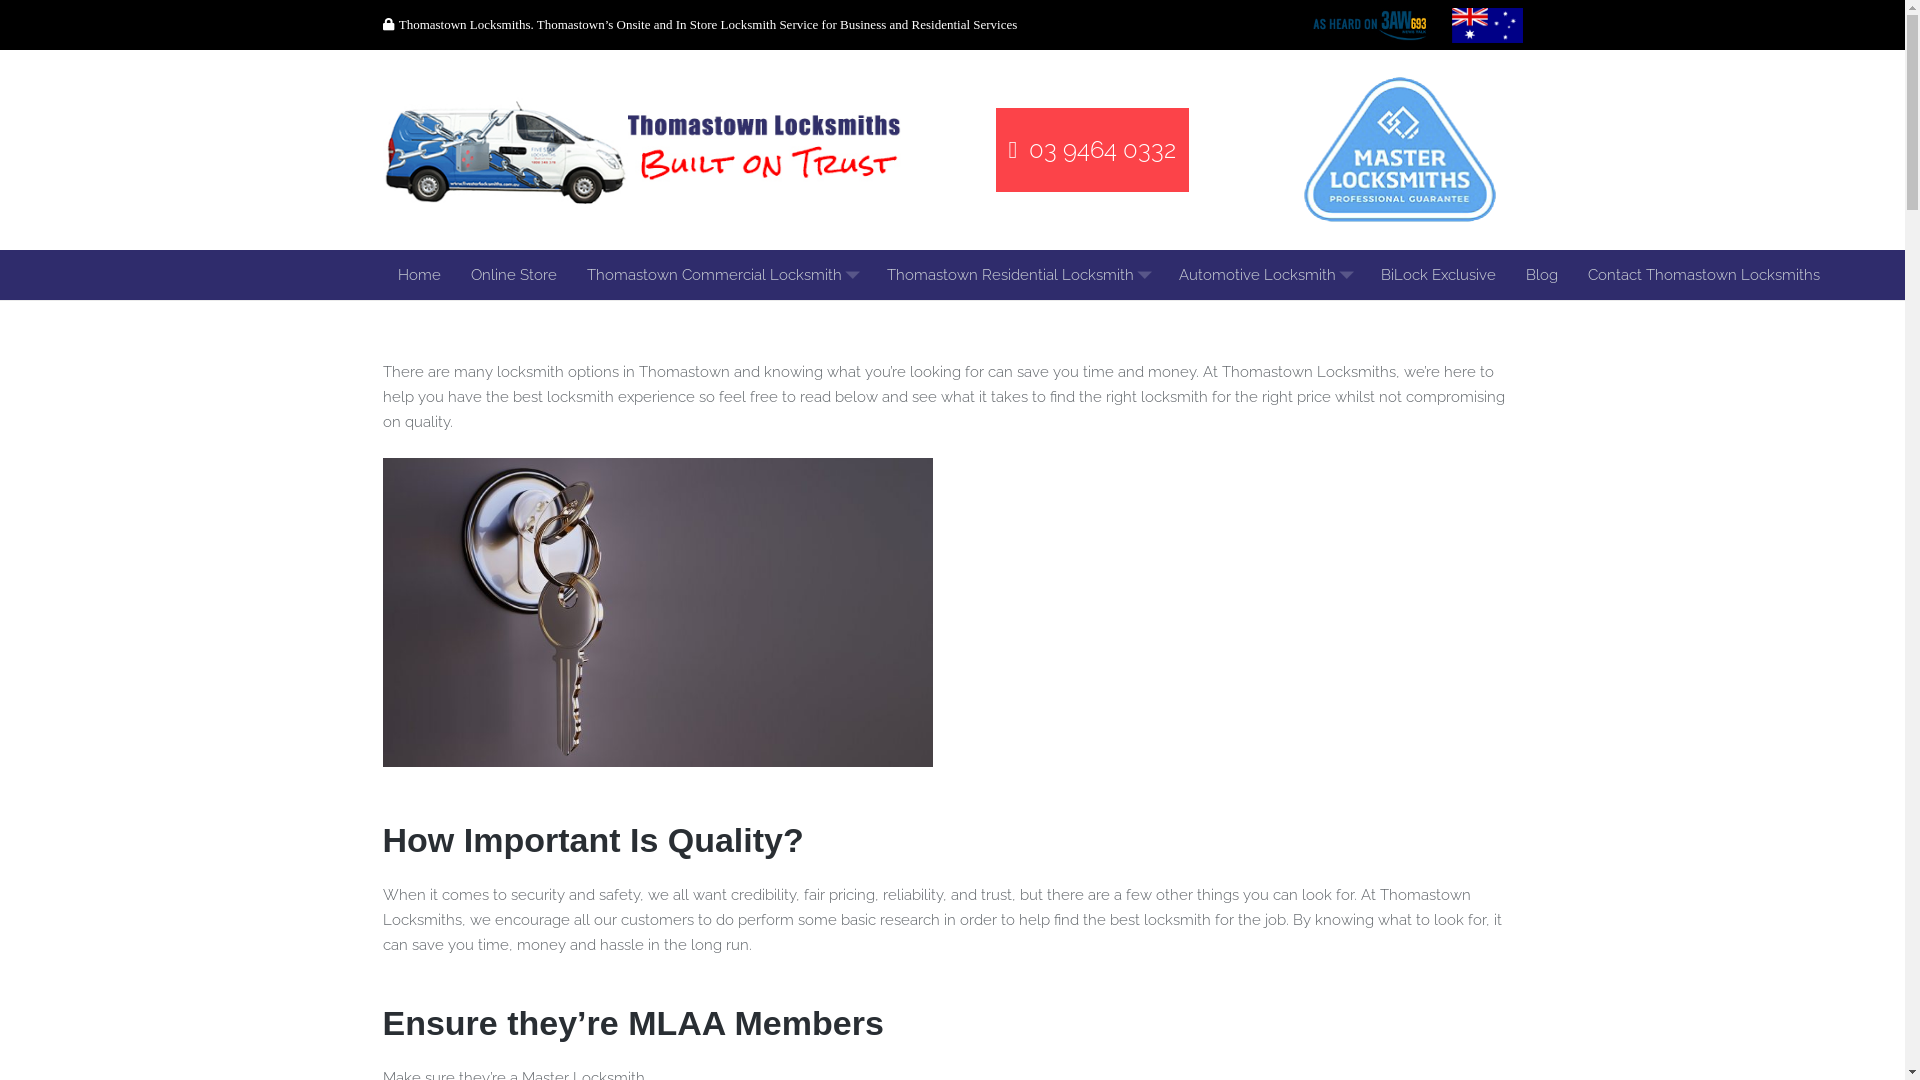 This screenshot has width=1920, height=1080. What do you see at coordinates (1437, 274) in the screenshot?
I see `'BiLock Exclusive'` at bounding box center [1437, 274].